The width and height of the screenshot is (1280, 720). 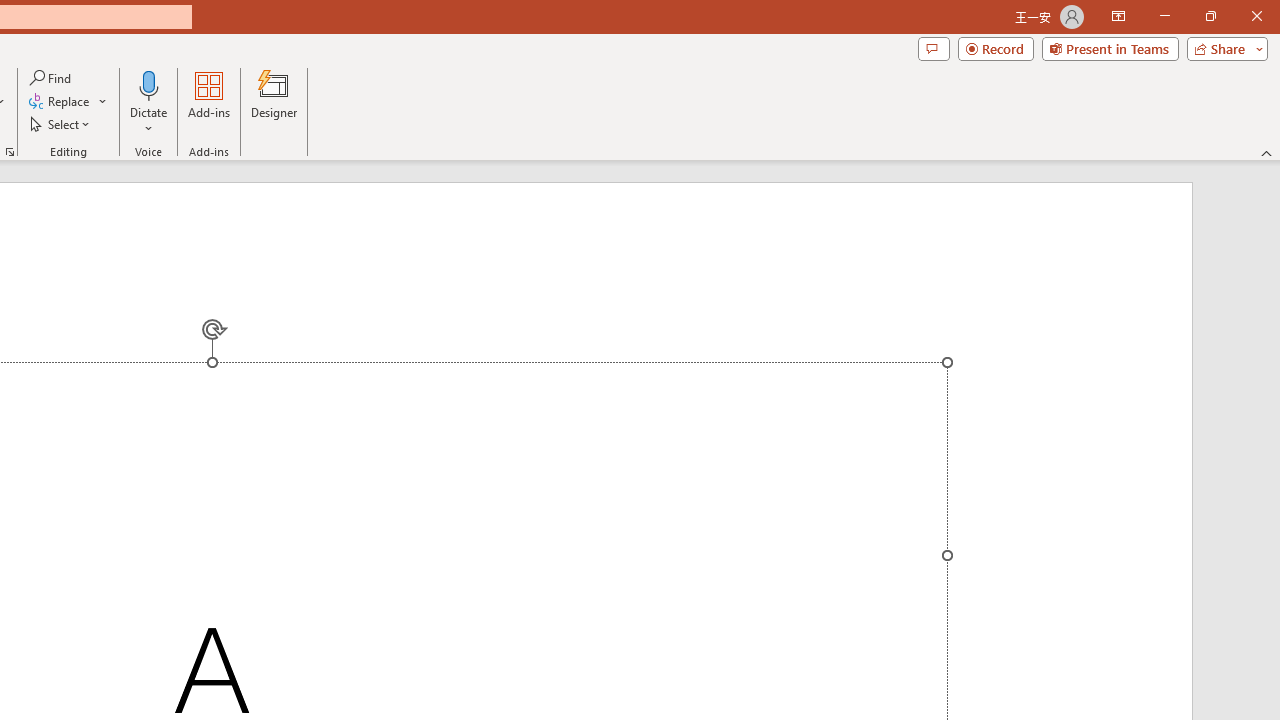 I want to click on 'Collapse the Ribbon', so click(x=1266, y=152).